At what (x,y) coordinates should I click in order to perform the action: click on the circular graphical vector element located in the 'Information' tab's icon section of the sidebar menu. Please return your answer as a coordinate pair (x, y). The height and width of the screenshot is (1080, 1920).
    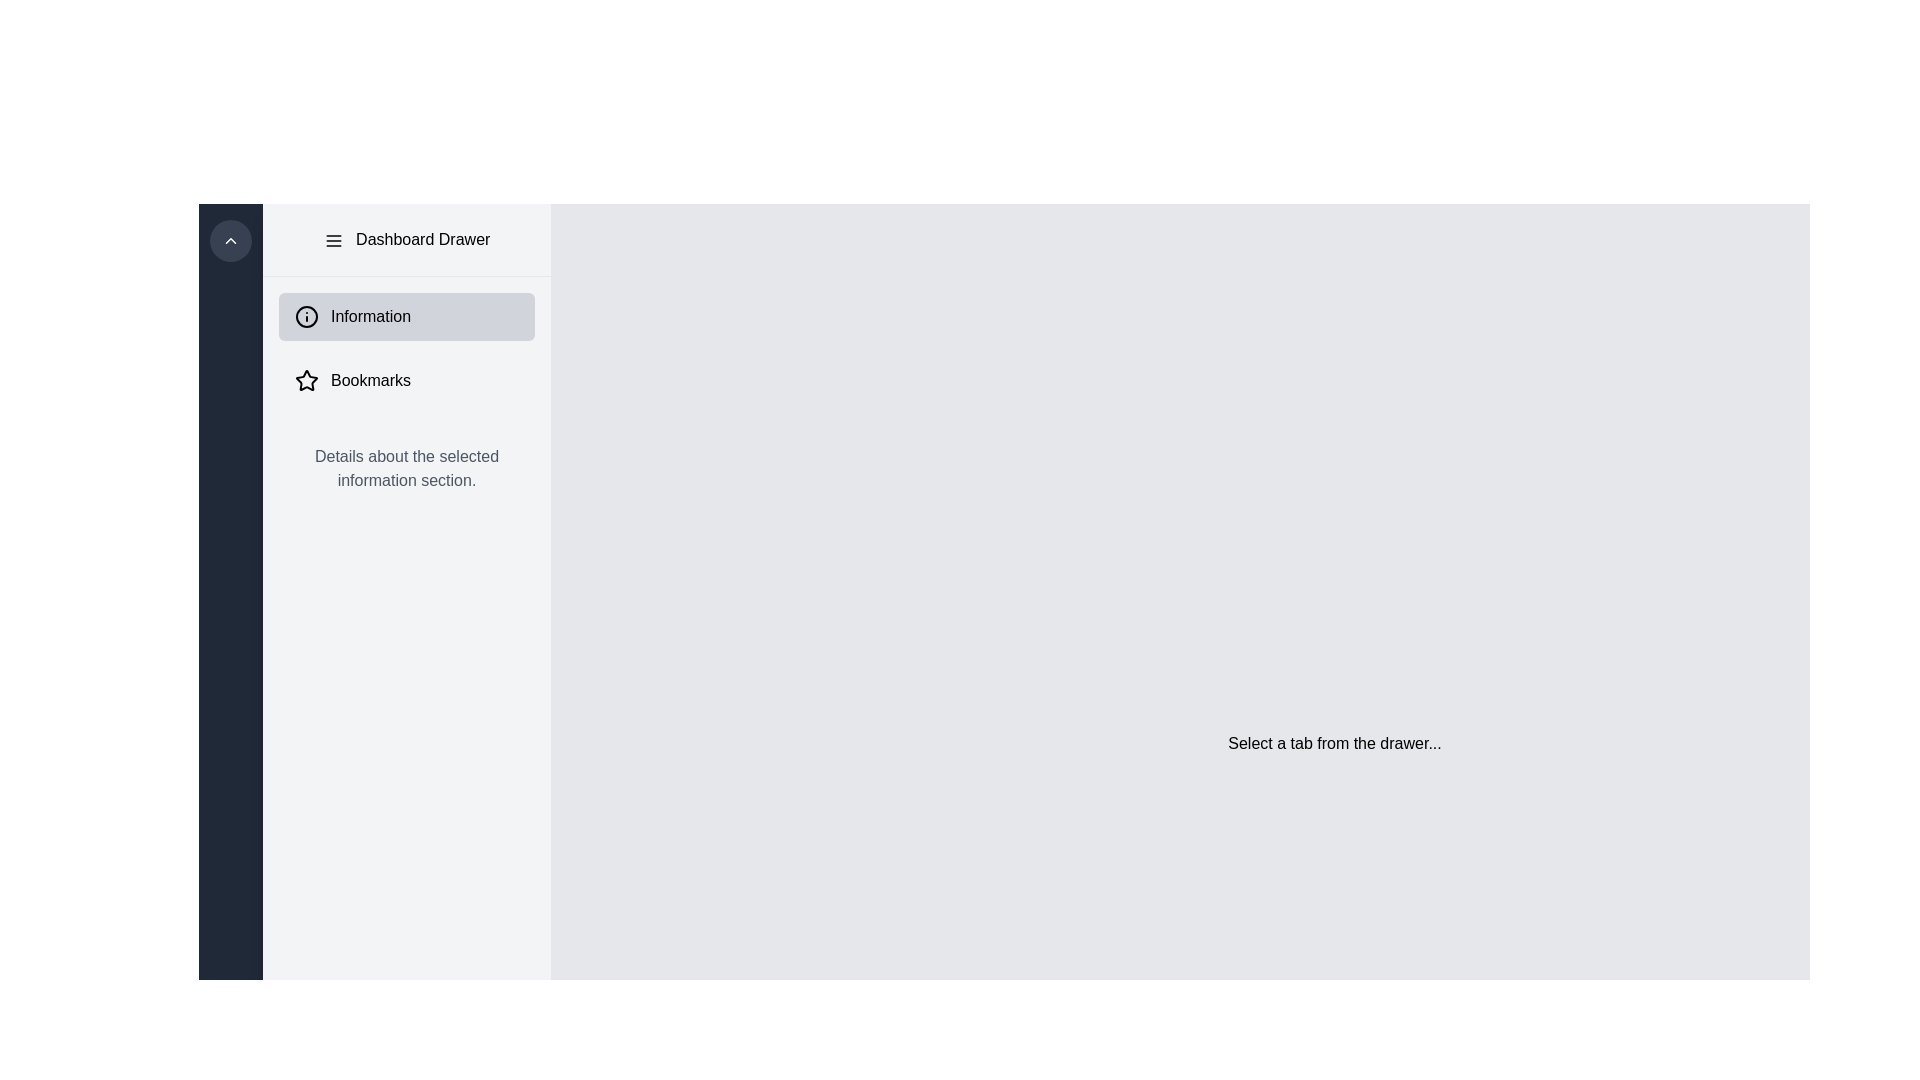
    Looking at the image, I should click on (306, 315).